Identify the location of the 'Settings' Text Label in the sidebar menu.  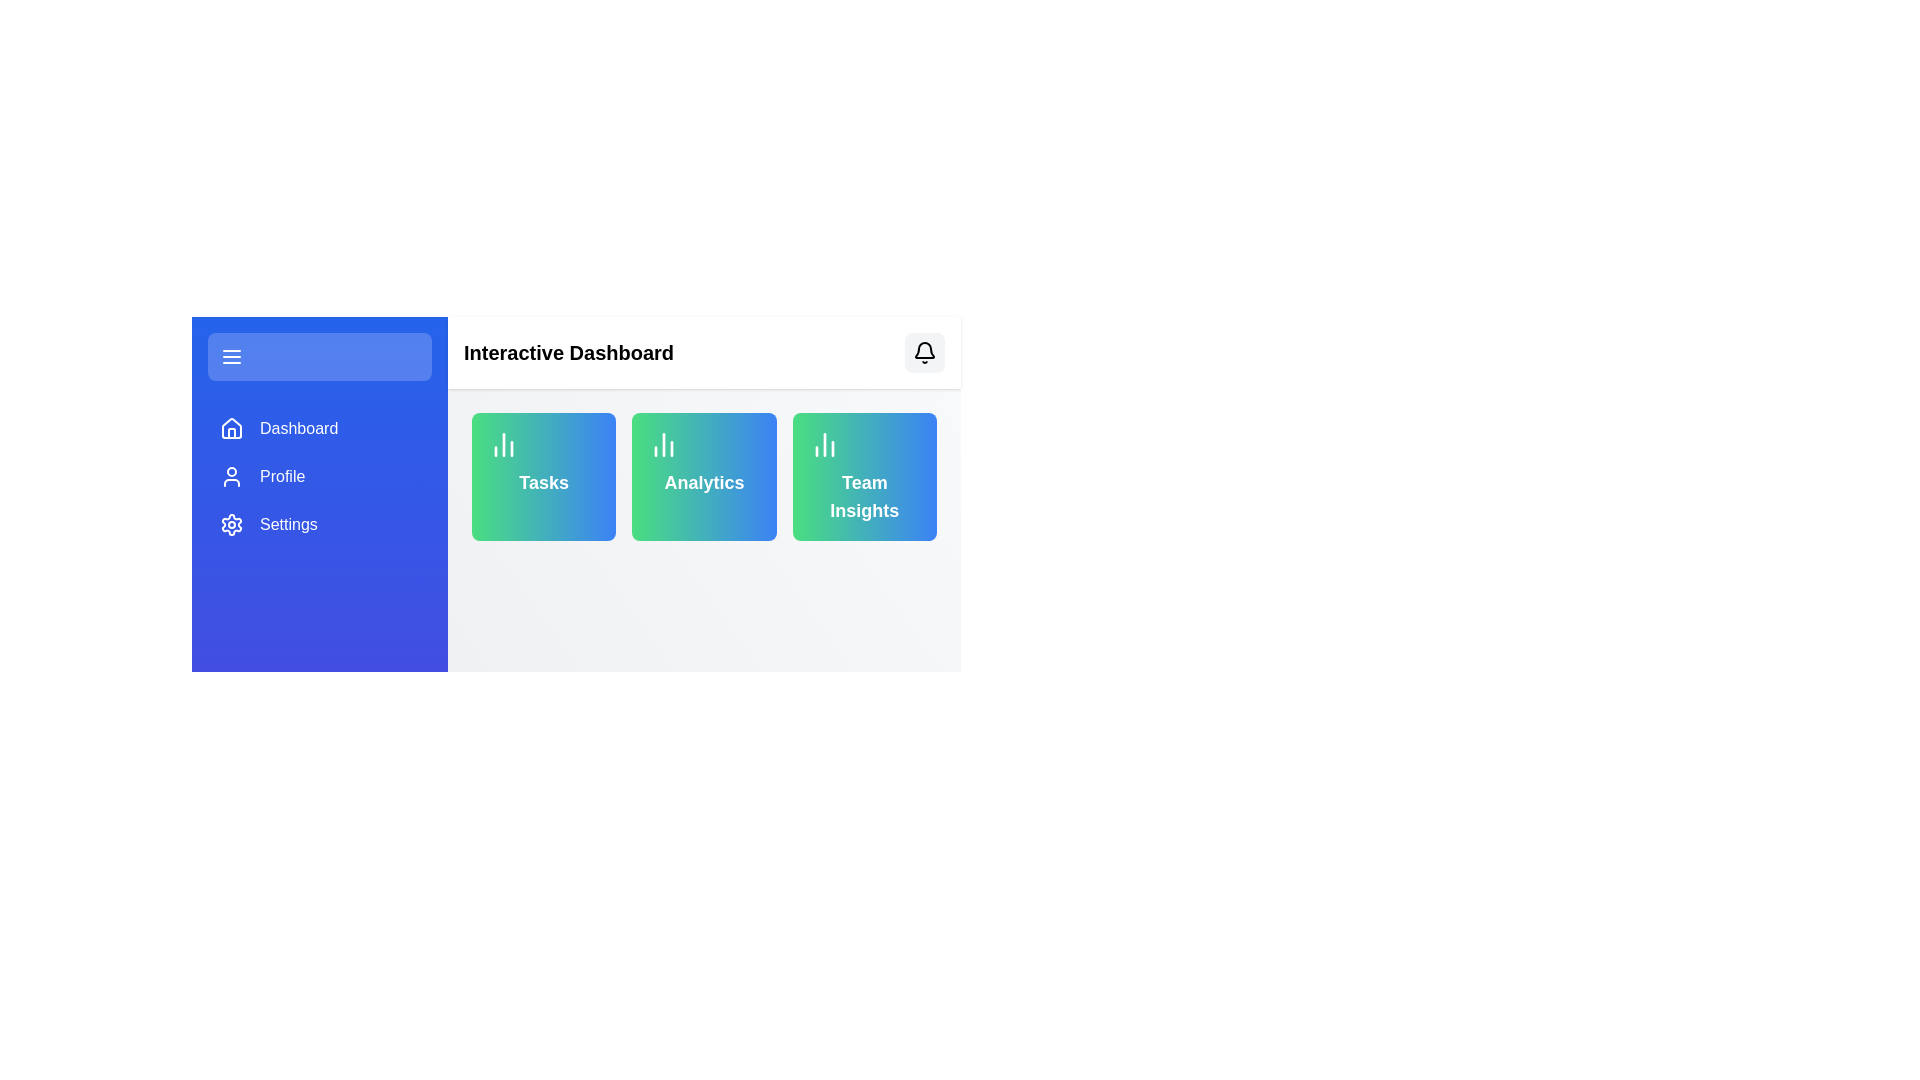
(287, 523).